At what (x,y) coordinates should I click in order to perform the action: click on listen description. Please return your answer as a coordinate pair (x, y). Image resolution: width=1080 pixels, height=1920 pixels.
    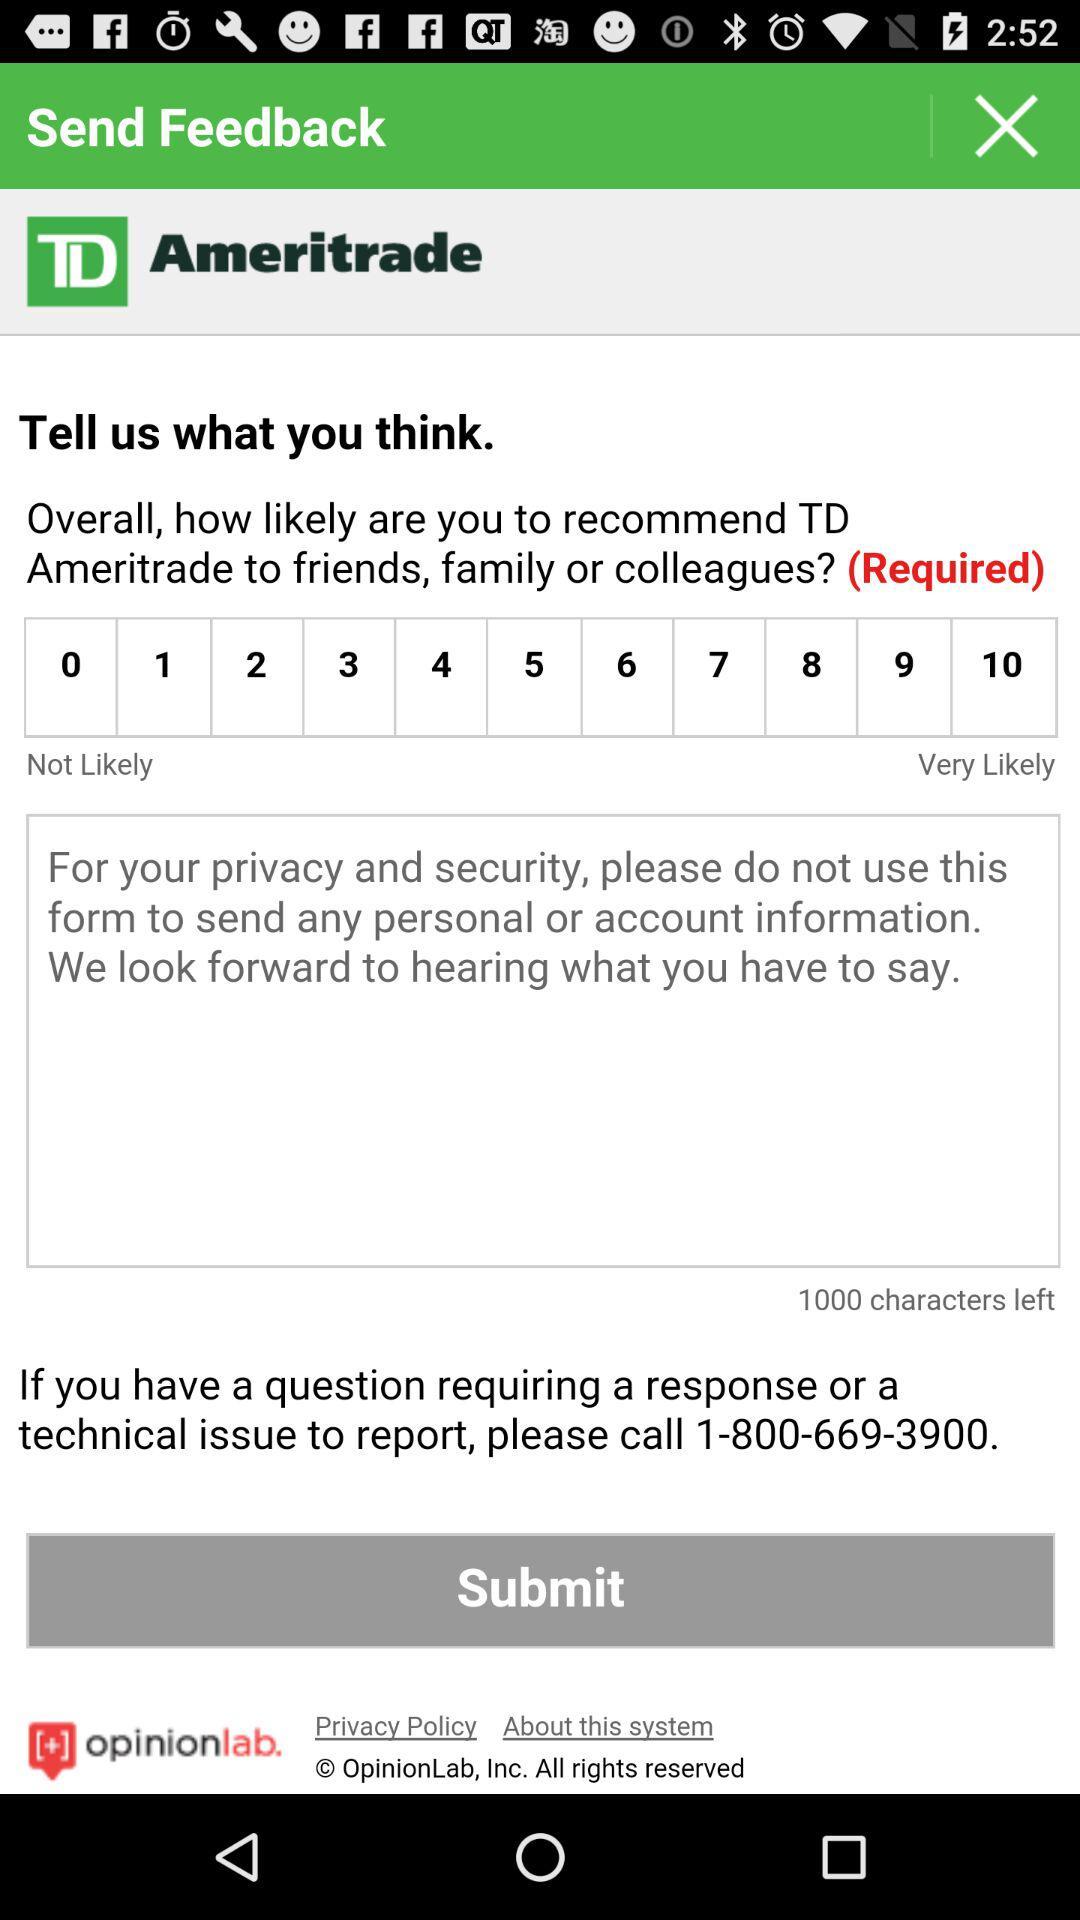
    Looking at the image, I should click on (540, 991).